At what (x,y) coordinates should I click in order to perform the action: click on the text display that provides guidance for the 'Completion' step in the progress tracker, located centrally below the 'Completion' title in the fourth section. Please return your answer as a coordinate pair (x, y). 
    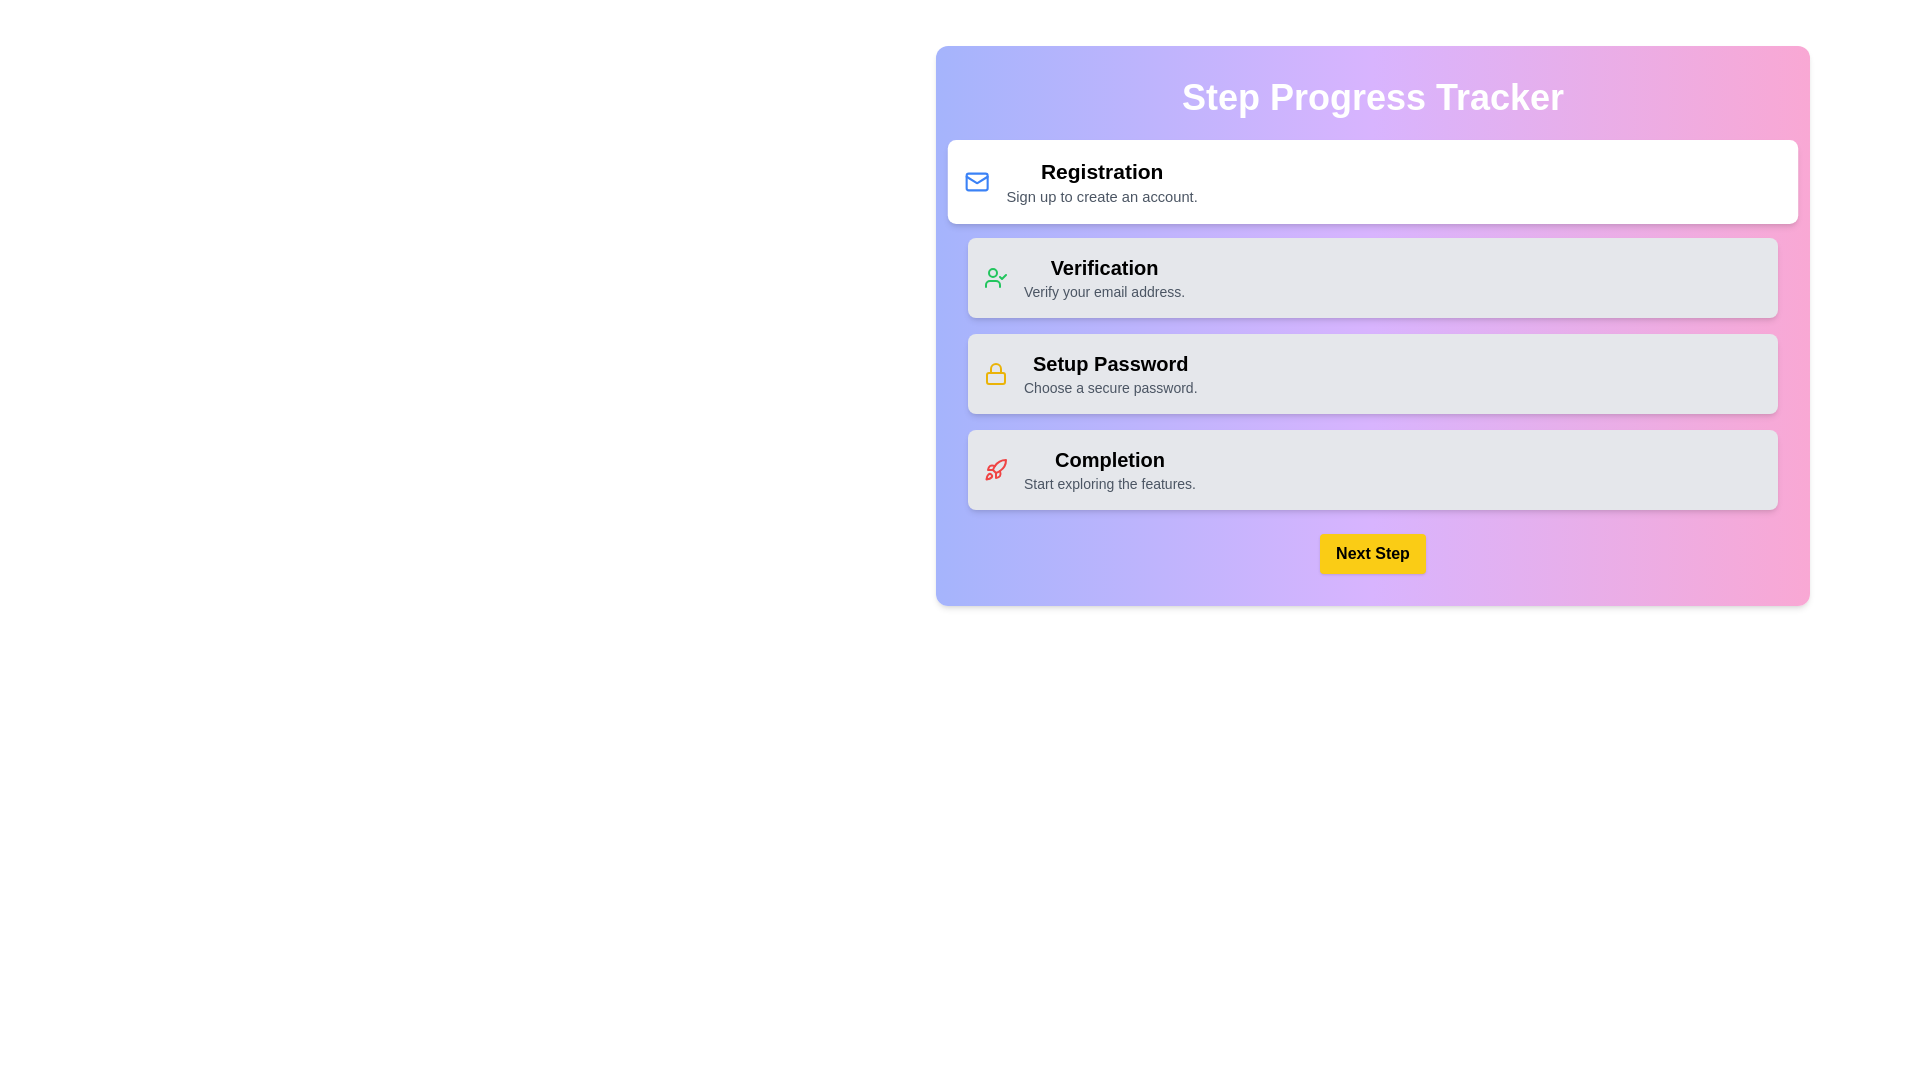
    Looking at the image, I should click on (1108, 483).